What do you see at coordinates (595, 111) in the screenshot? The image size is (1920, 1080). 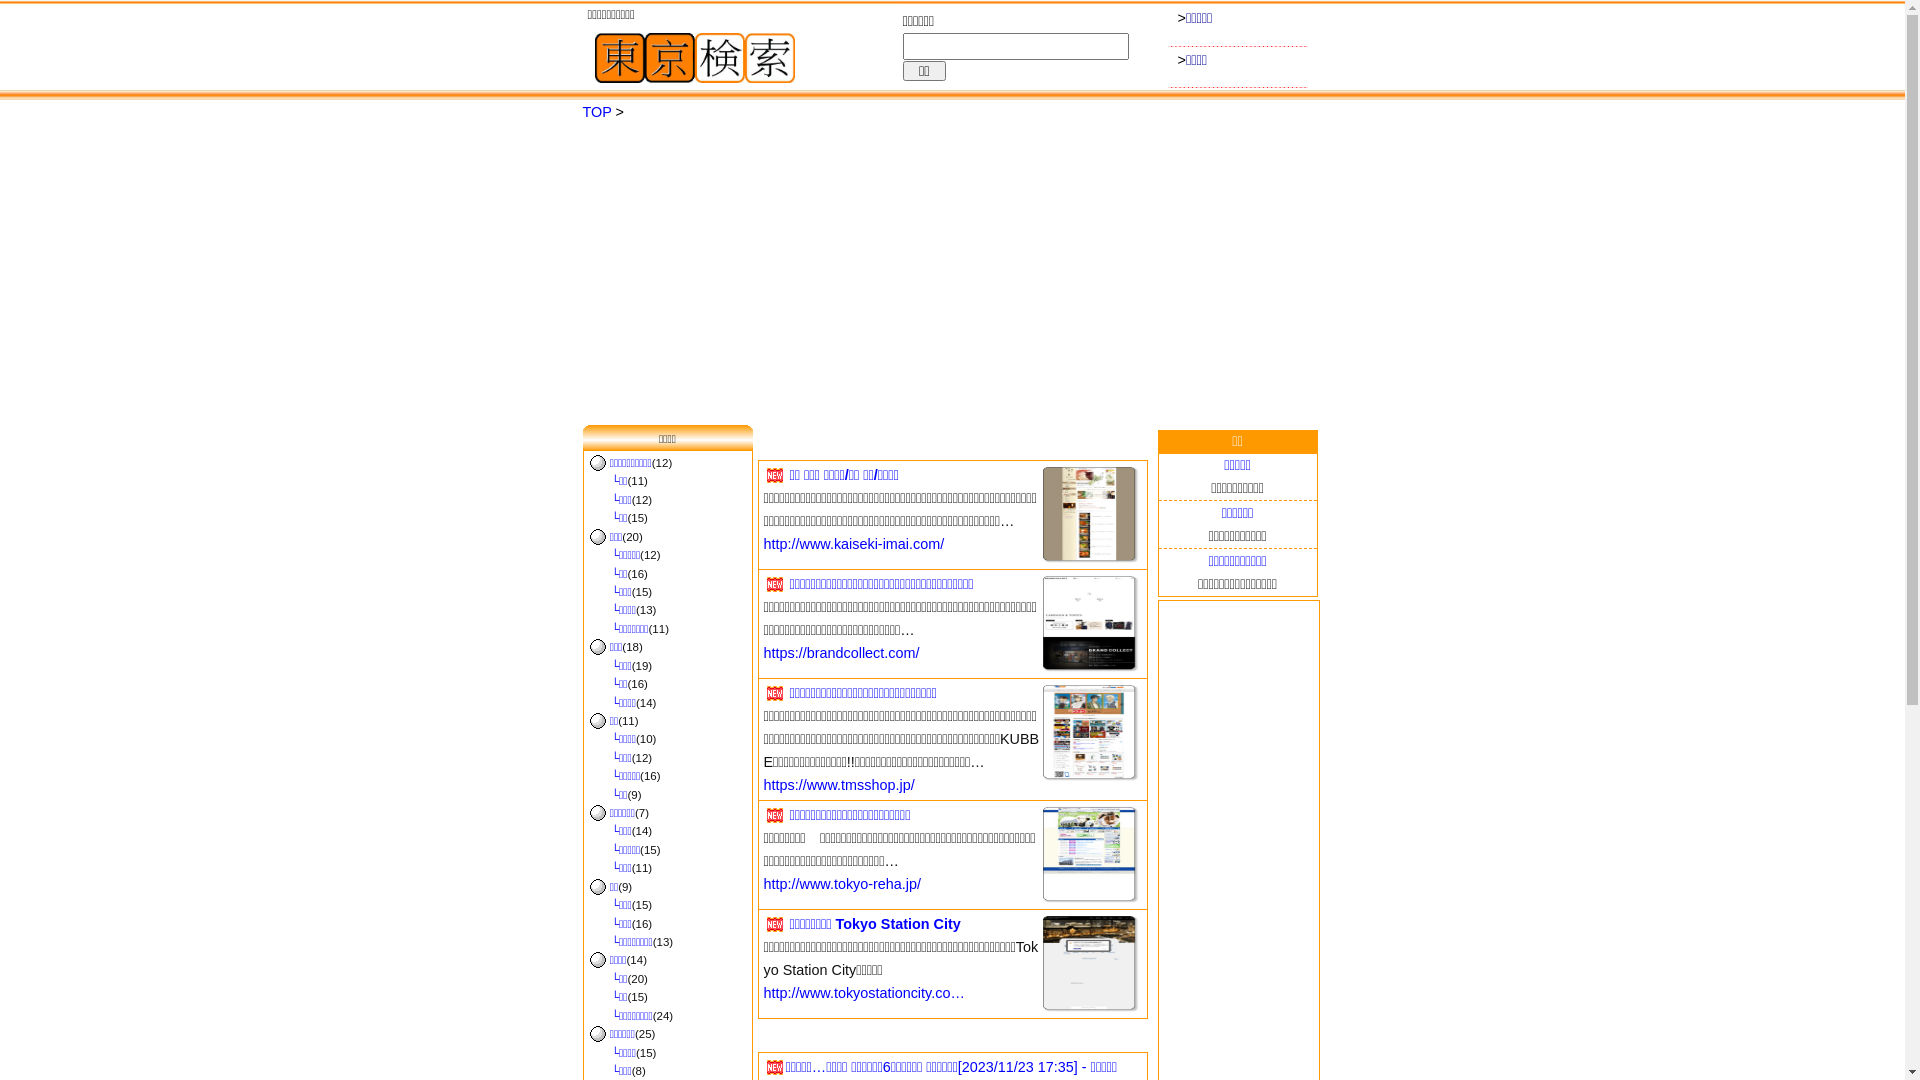 I see `'TOP'` at bounding box center [595, 111].